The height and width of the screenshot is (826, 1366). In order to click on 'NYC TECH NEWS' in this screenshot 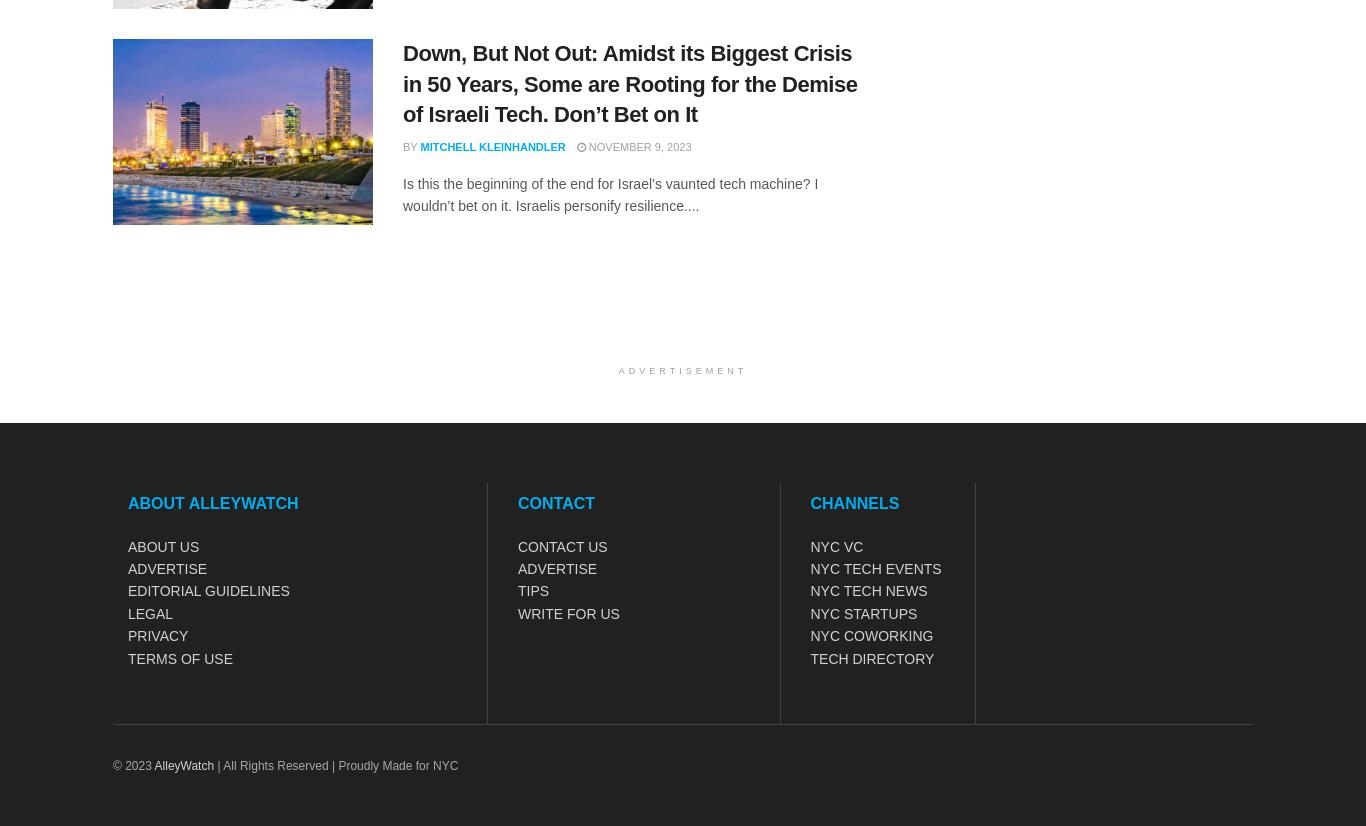, I will do `click(867, 591)`.